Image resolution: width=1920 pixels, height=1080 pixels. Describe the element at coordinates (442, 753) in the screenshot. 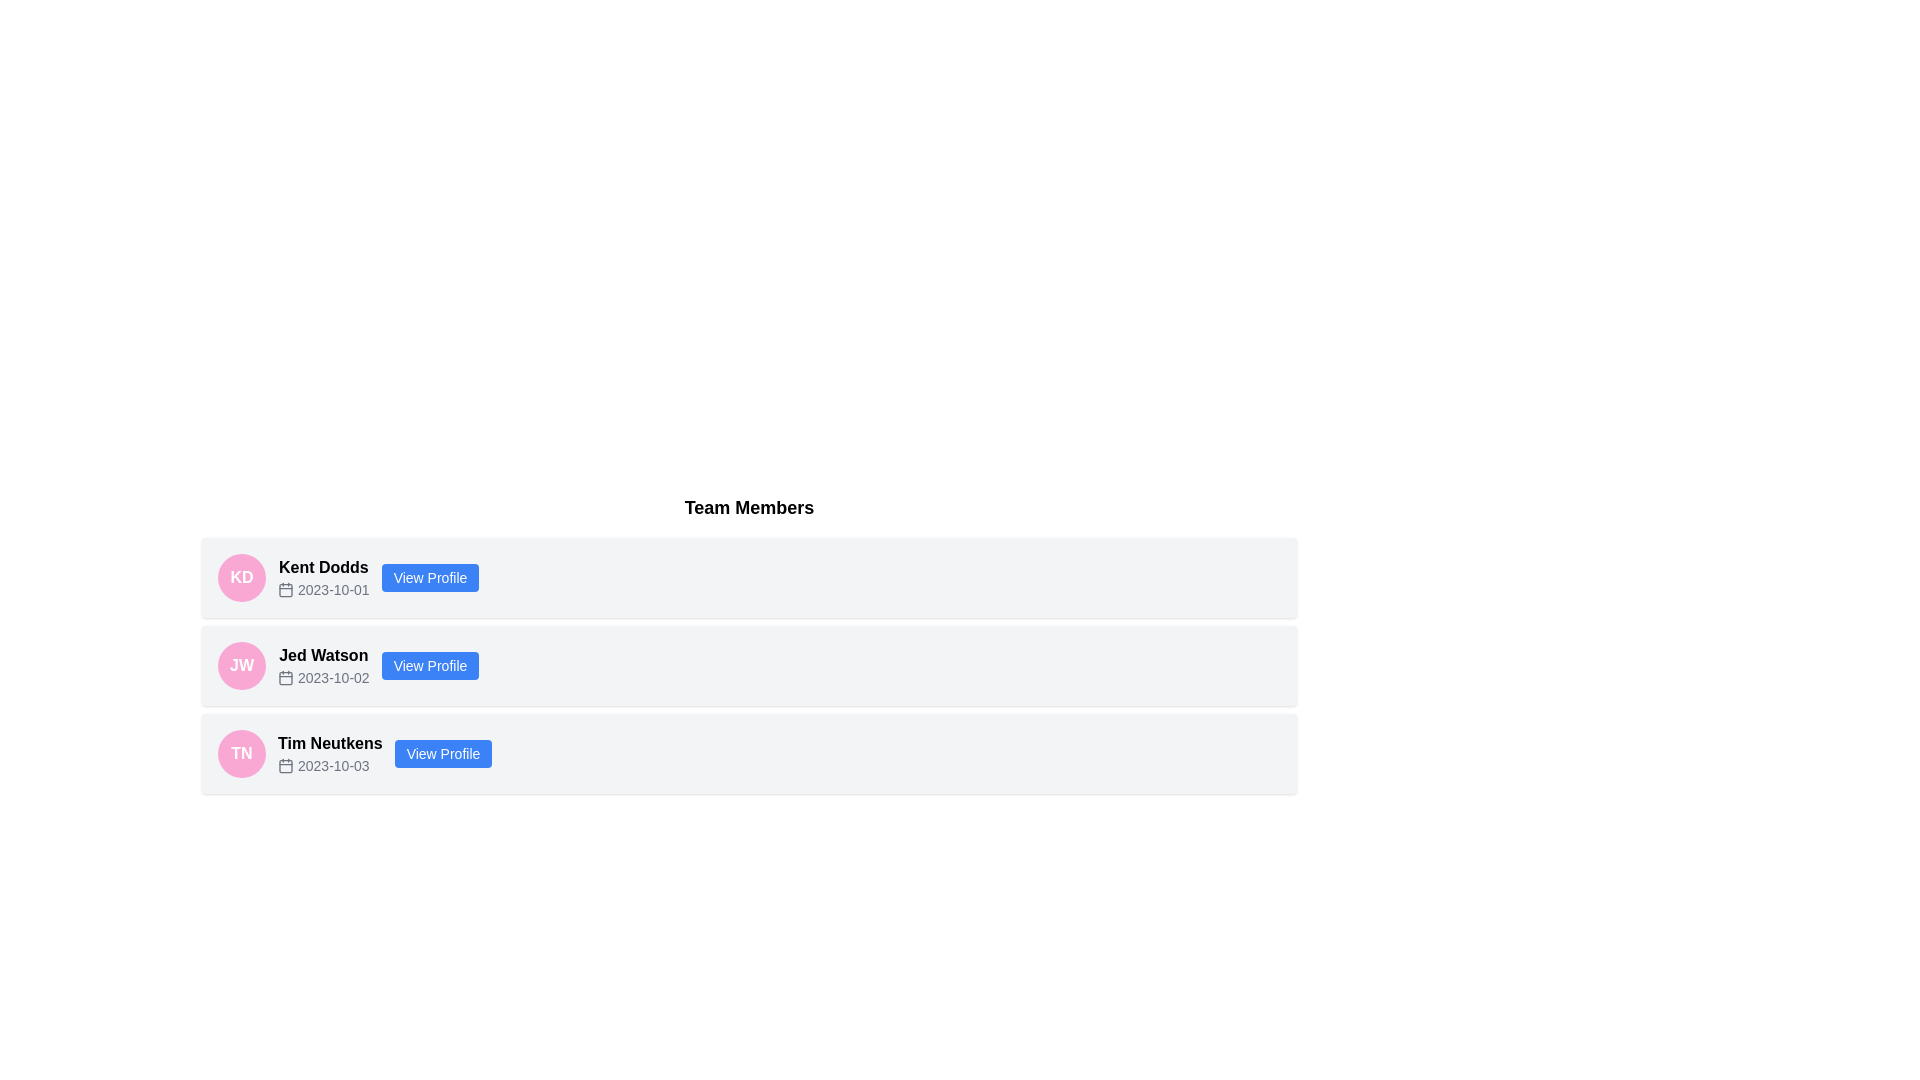

I see `the blue button labeled 'View Profile' to observe its hover effect` at that location.